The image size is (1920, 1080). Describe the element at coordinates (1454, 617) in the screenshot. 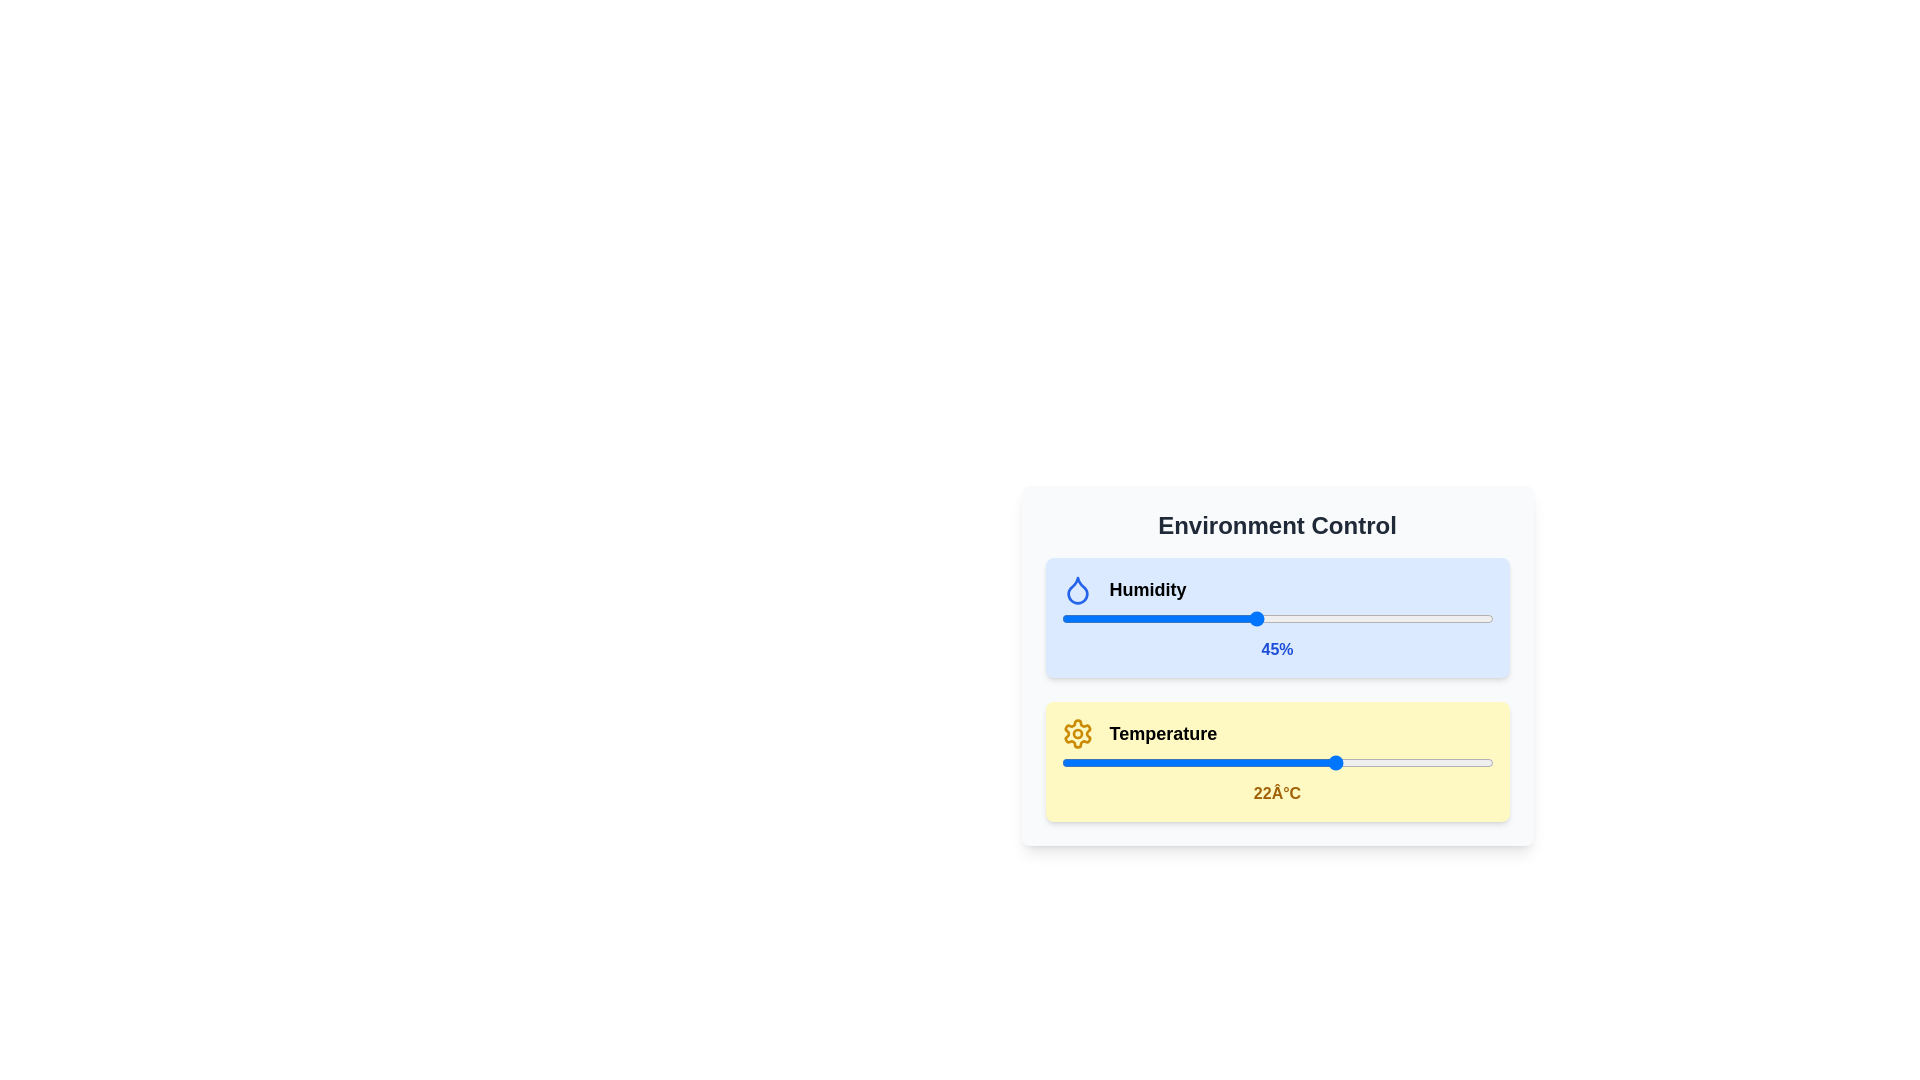

I see `the humidity slider to set the humidity level to 91%` at that location.